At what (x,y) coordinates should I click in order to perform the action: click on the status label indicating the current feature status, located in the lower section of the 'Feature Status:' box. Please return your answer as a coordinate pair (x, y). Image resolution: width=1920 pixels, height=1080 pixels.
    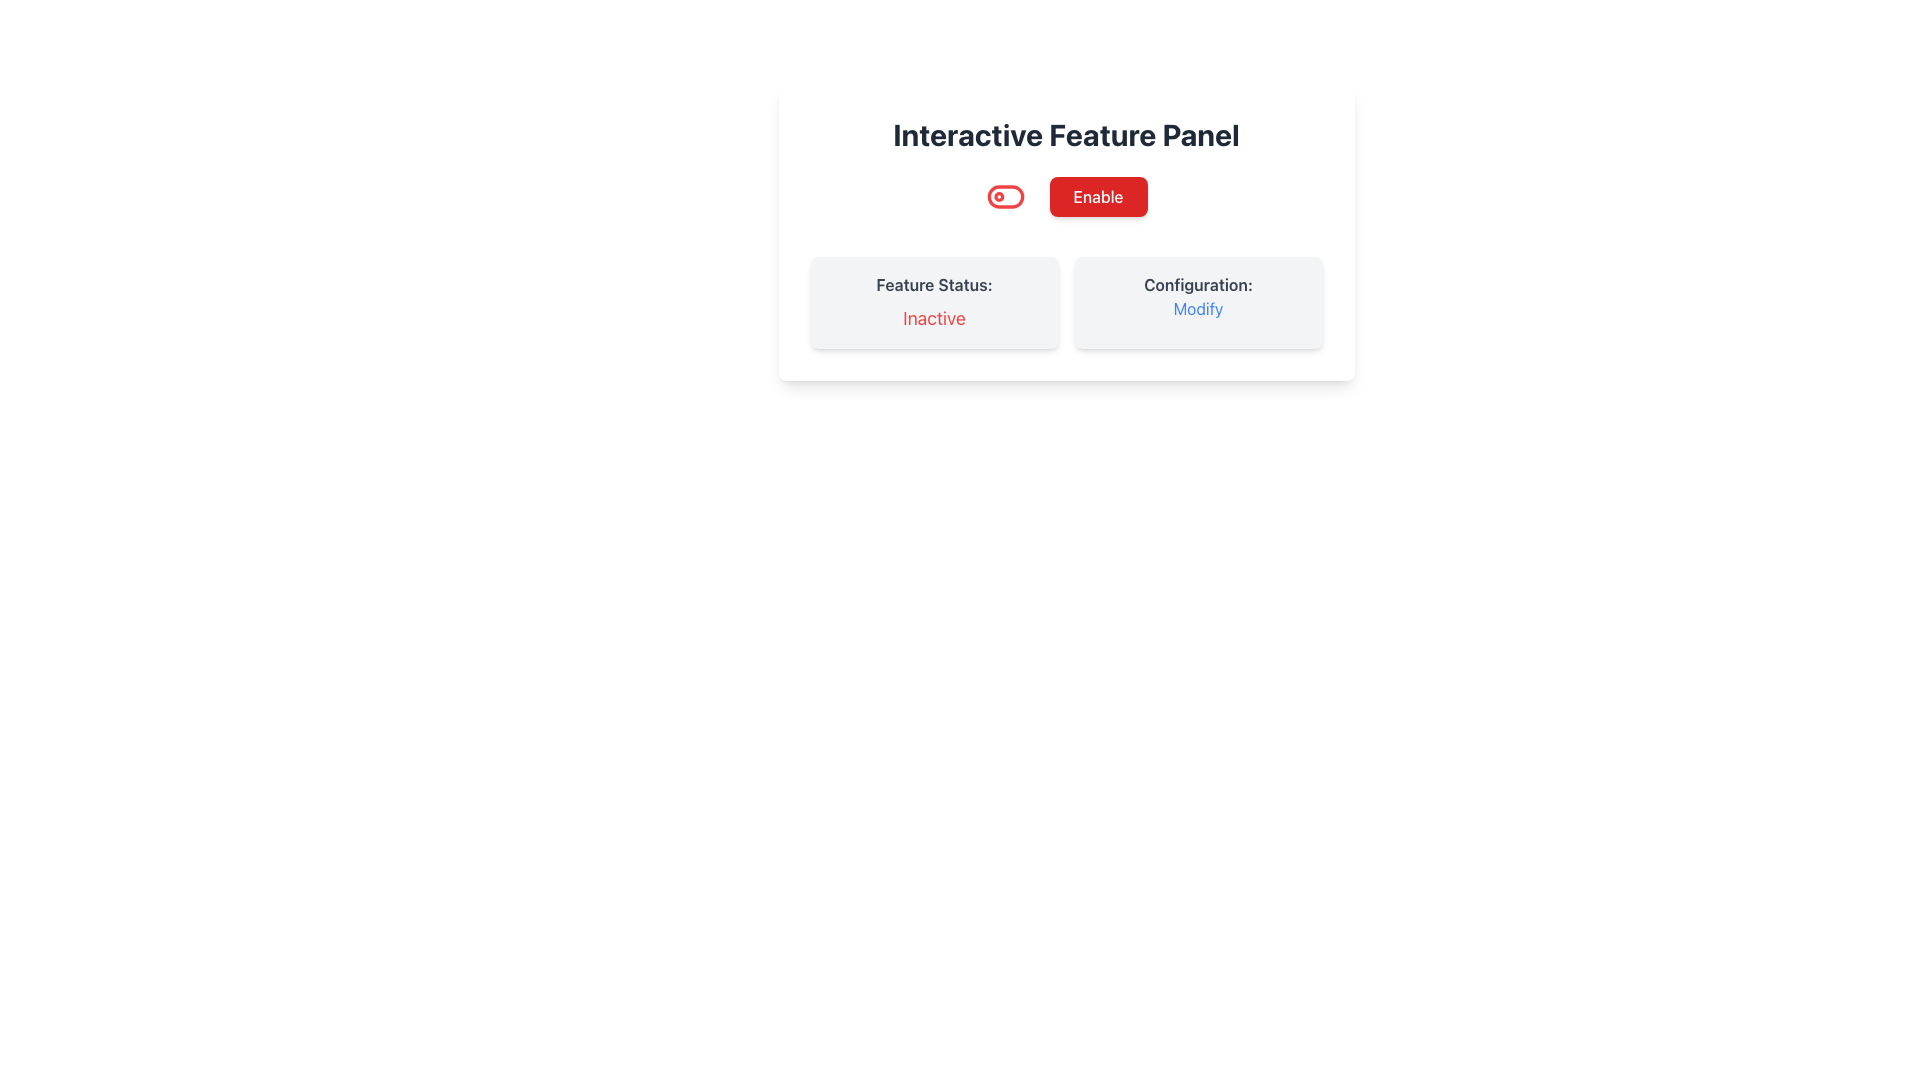
    Looking at the image, I should click on (933, 318).